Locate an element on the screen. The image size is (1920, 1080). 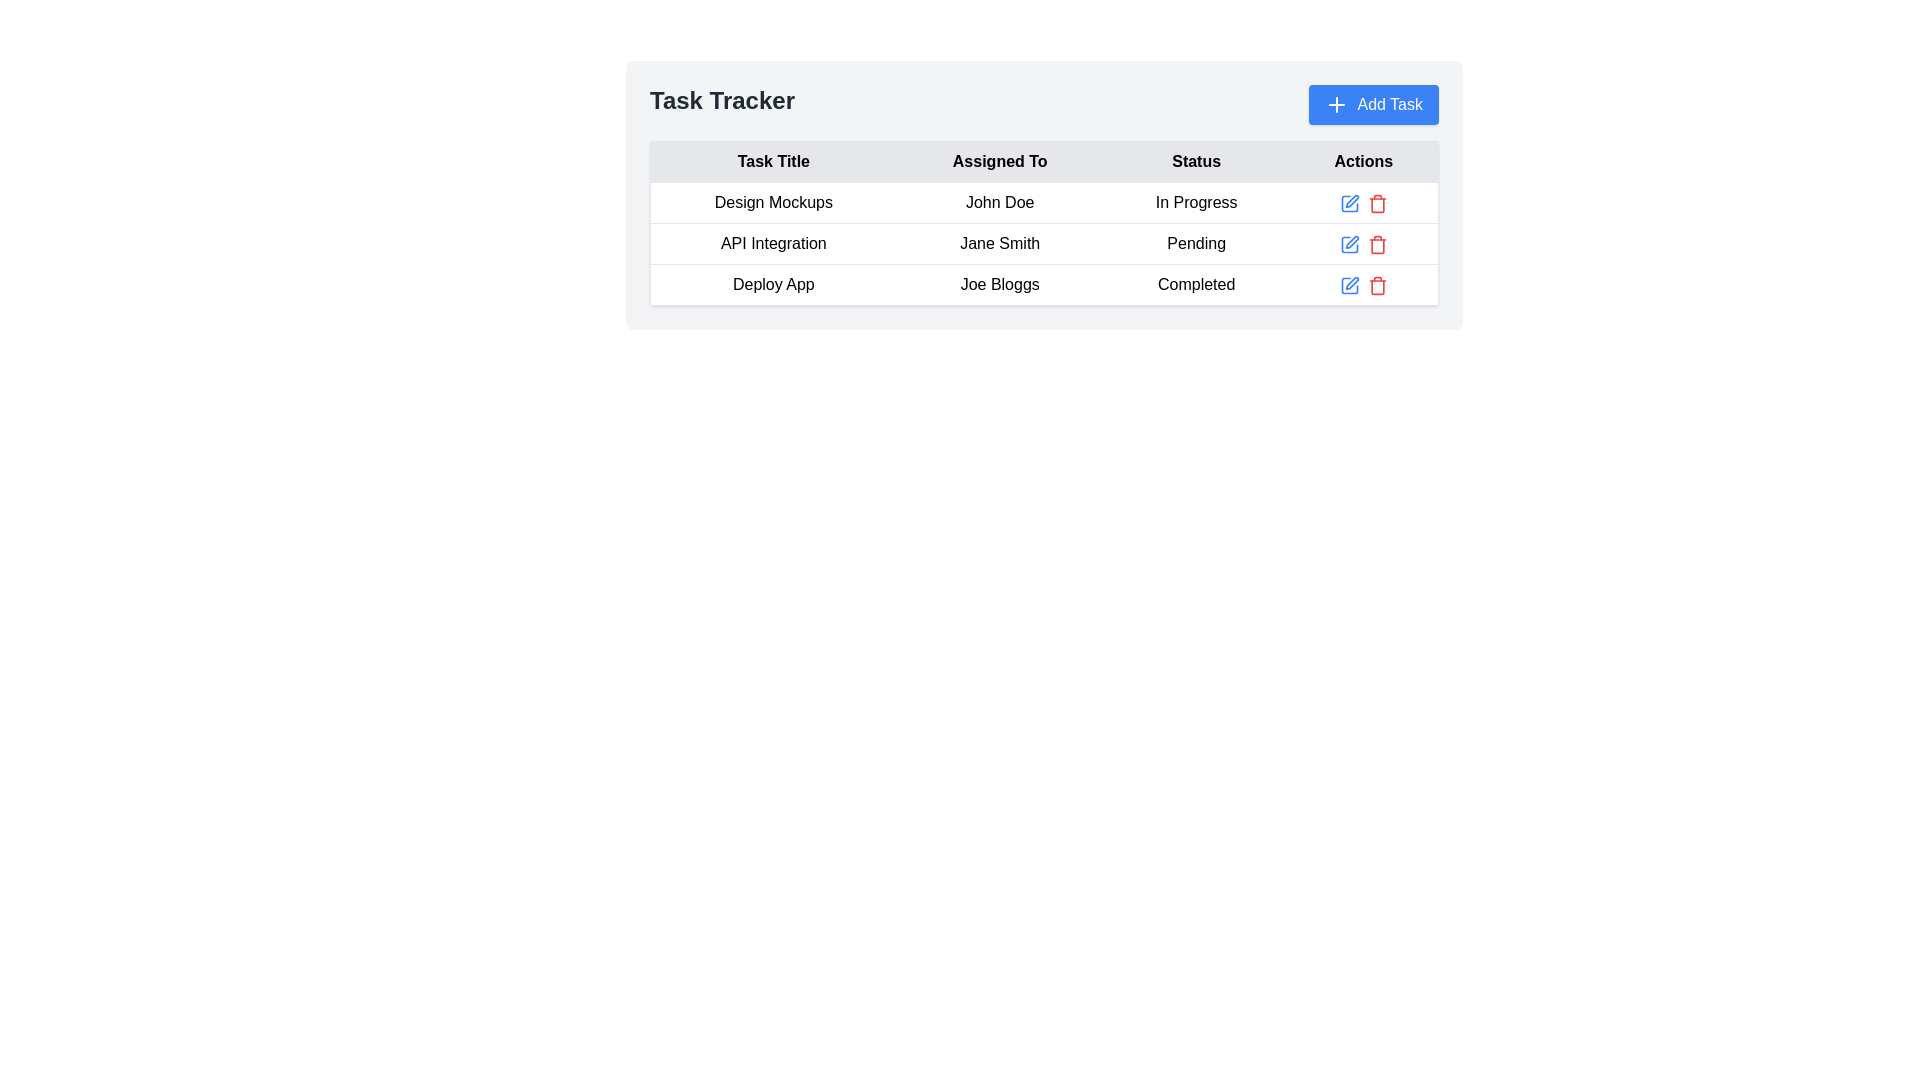
the 'Delete' button is located at coordinates (1376, 285).